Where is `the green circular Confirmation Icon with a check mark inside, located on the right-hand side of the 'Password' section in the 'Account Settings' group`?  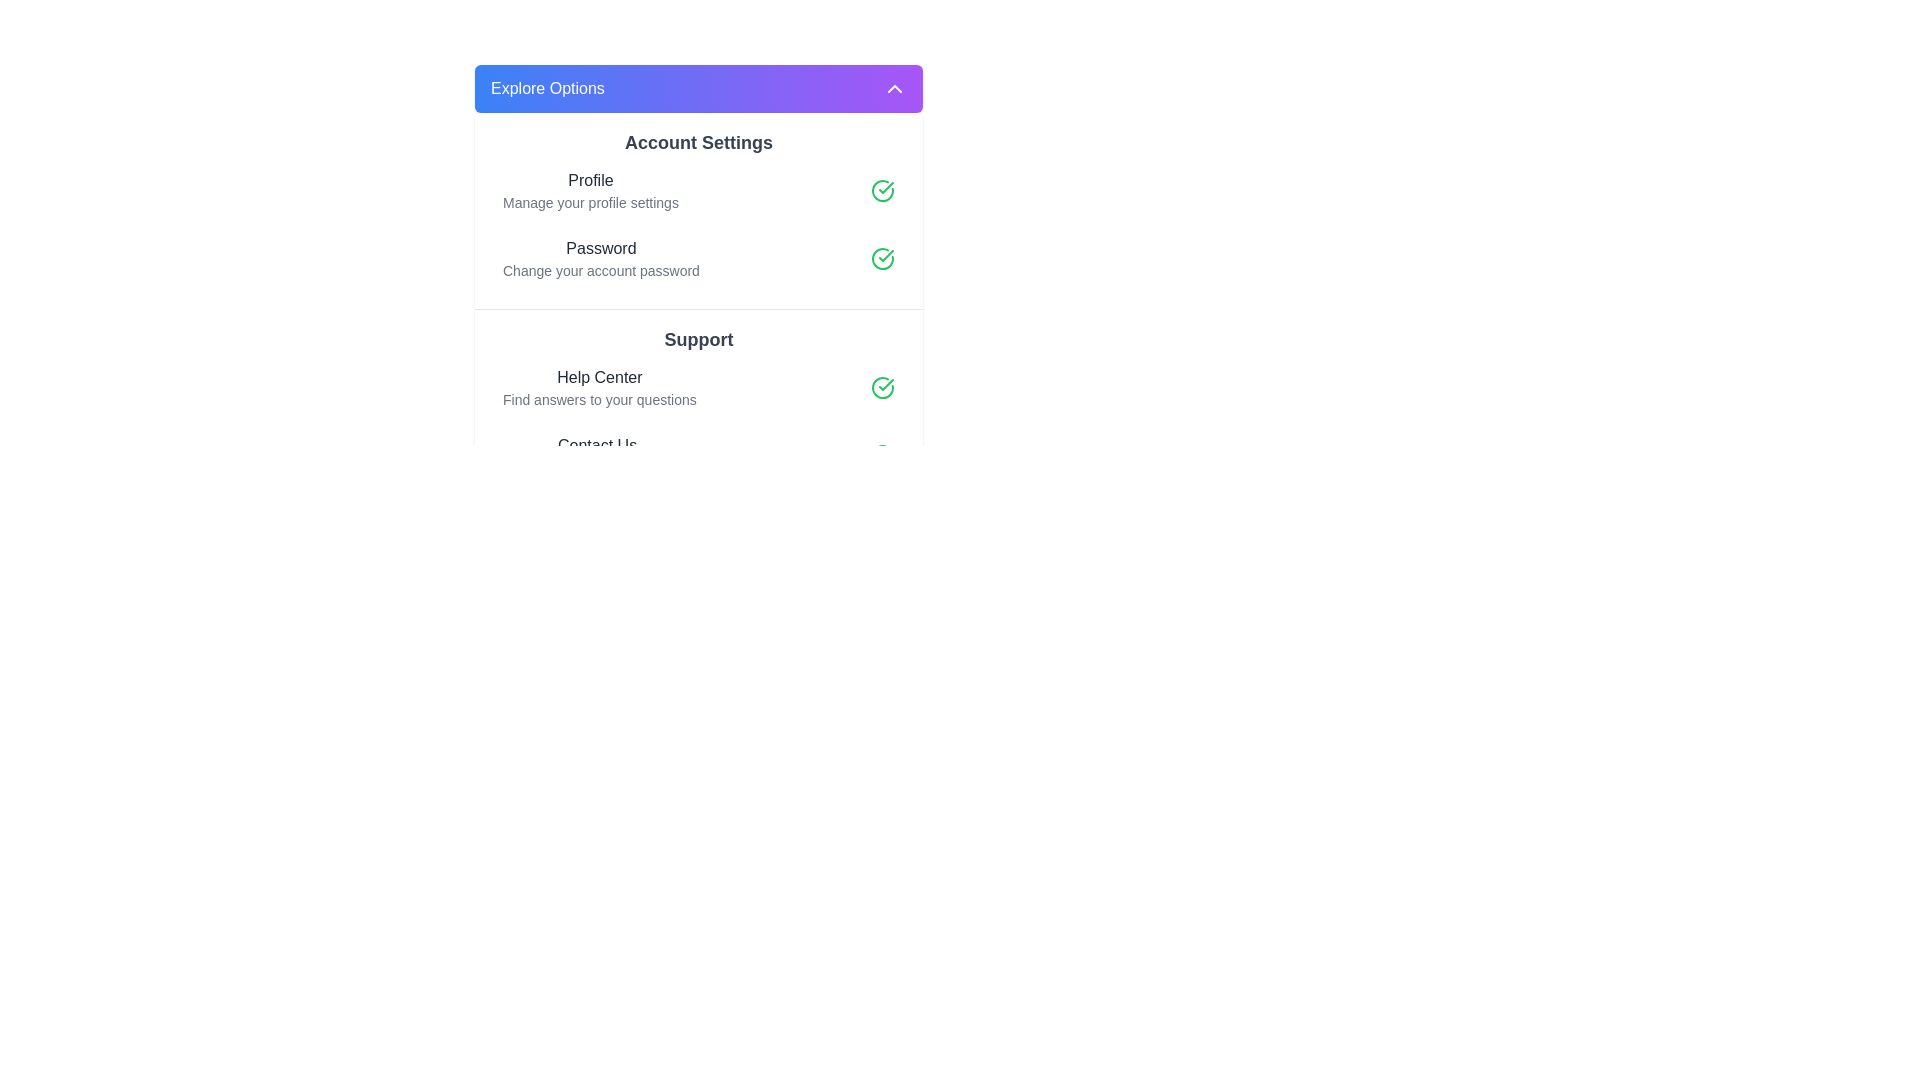
the green circular Confirmation Icon with a check mark inside, located on the right-hand side of the 'Password' section in the 'Account Settings' group is located at coordinates (882, 257).